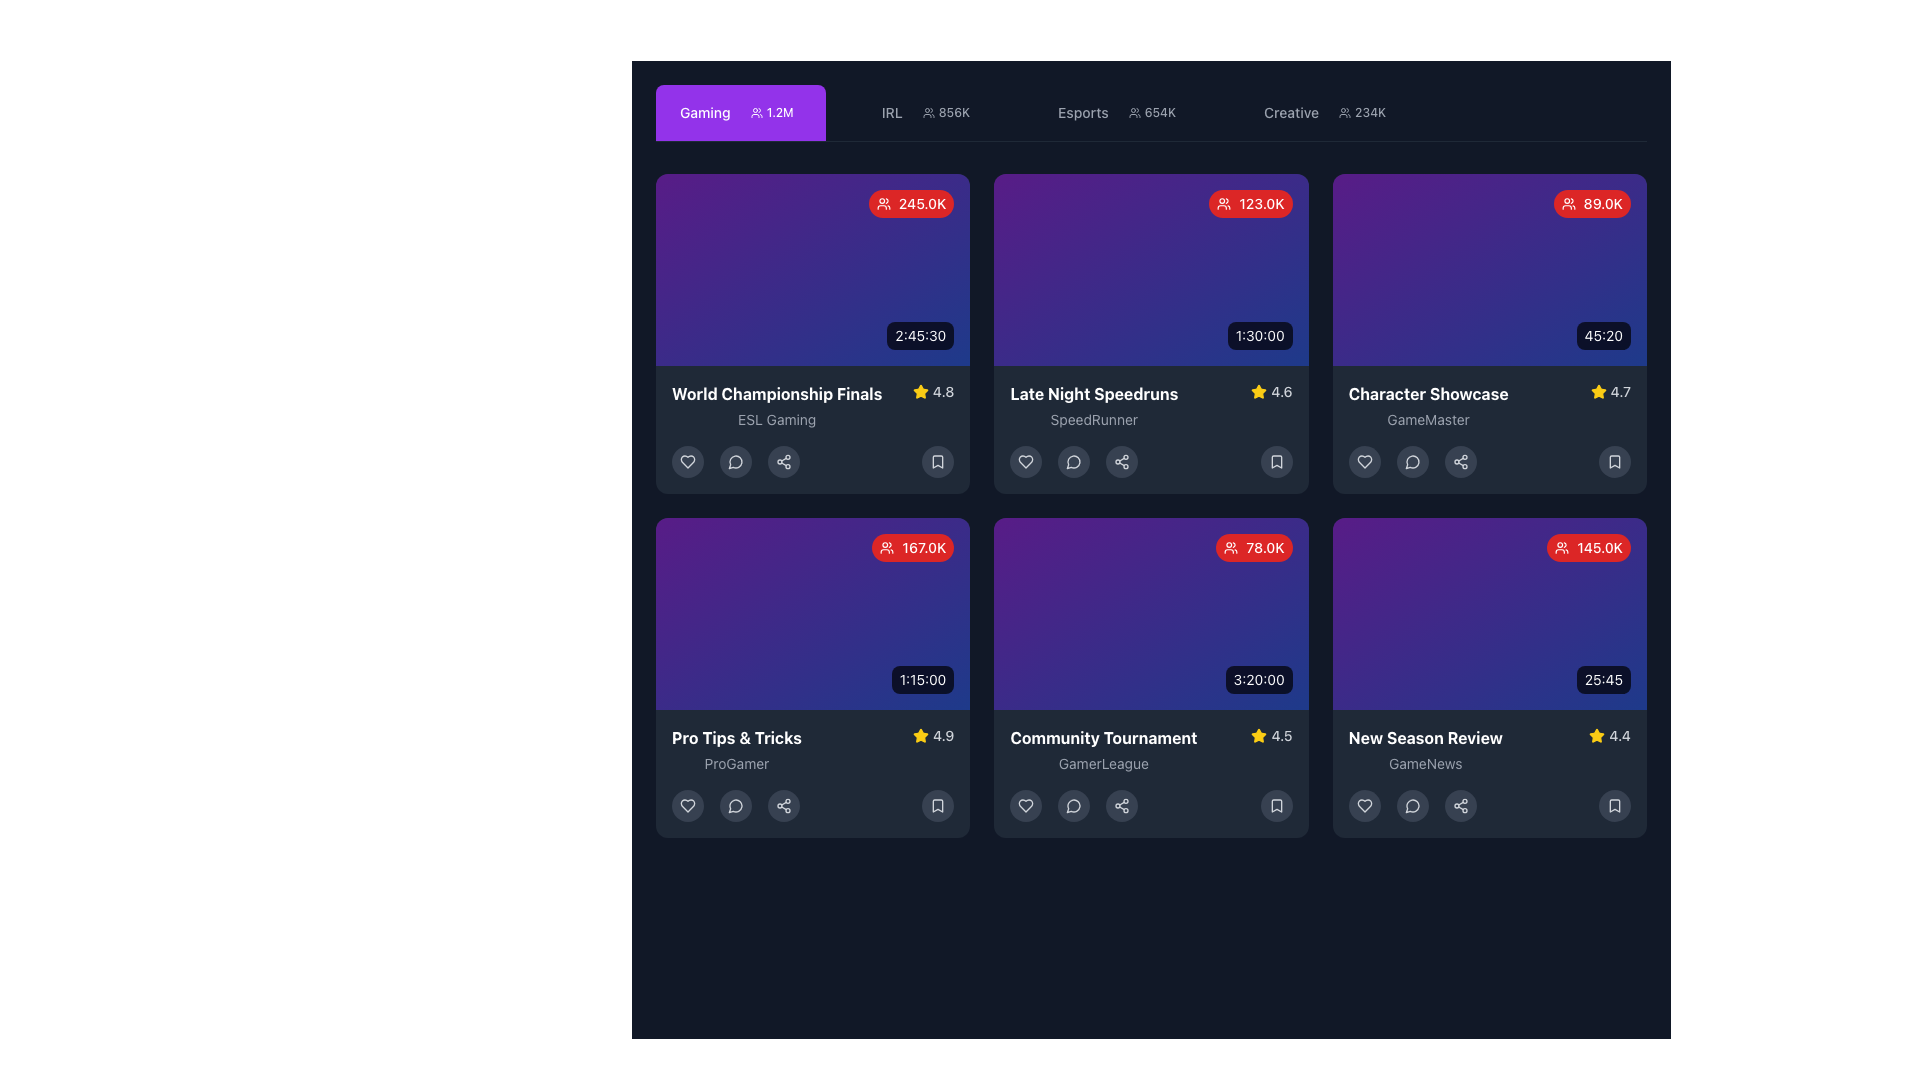 This screenshot has height=1080, width=1920. What do you see at coordinates (1102, 737) in the screenshot?
I see `the text label that serves as the title of the second card from the left in the bottom row of a grid layout, positioned above the subheading 'GamerLeague'` at bounding box center [1102, 737].